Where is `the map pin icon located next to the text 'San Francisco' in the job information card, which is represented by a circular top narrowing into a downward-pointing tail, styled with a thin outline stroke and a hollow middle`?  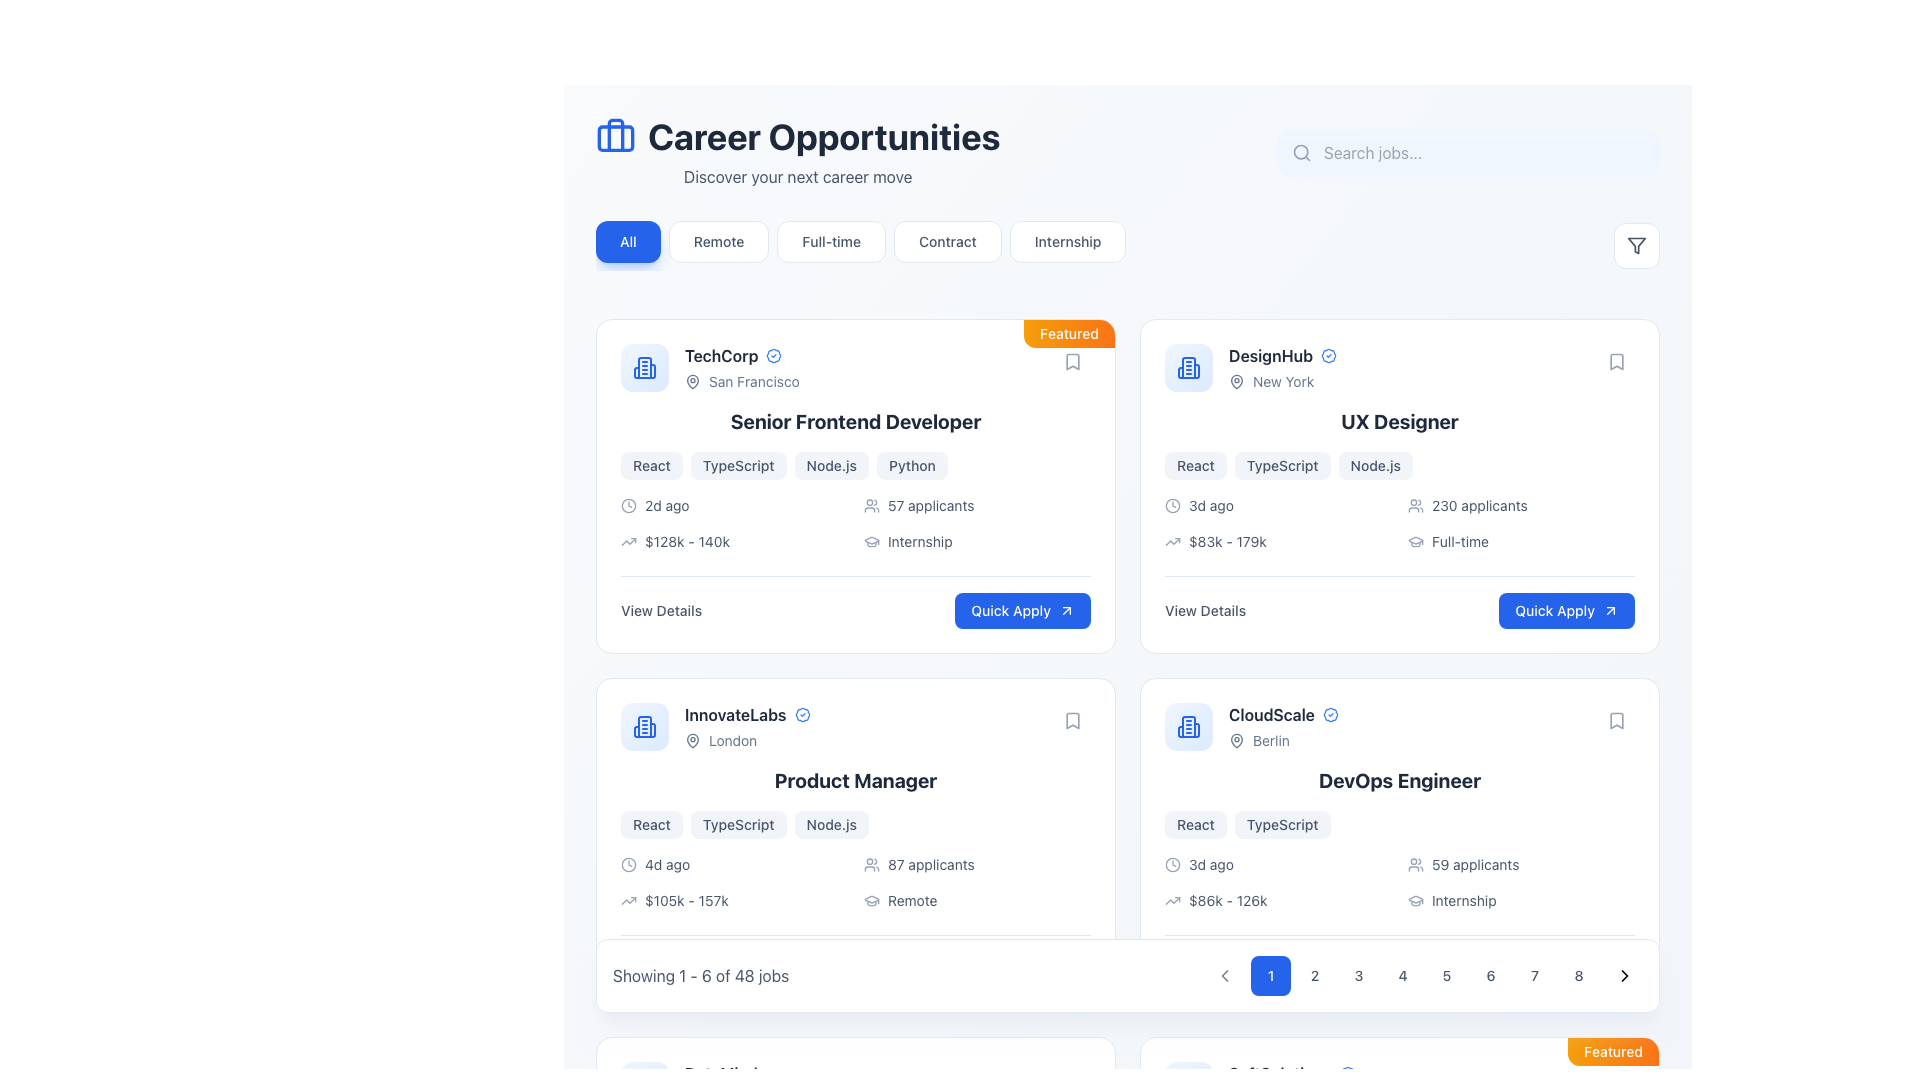
the map pin icon located next to the text 'San Francisco' in the job information card, which is represented by a circular top narrowing into a downward-pointing tail, styled with a thin outline stroke and a hollow middle is located at coordinates (692, 381).